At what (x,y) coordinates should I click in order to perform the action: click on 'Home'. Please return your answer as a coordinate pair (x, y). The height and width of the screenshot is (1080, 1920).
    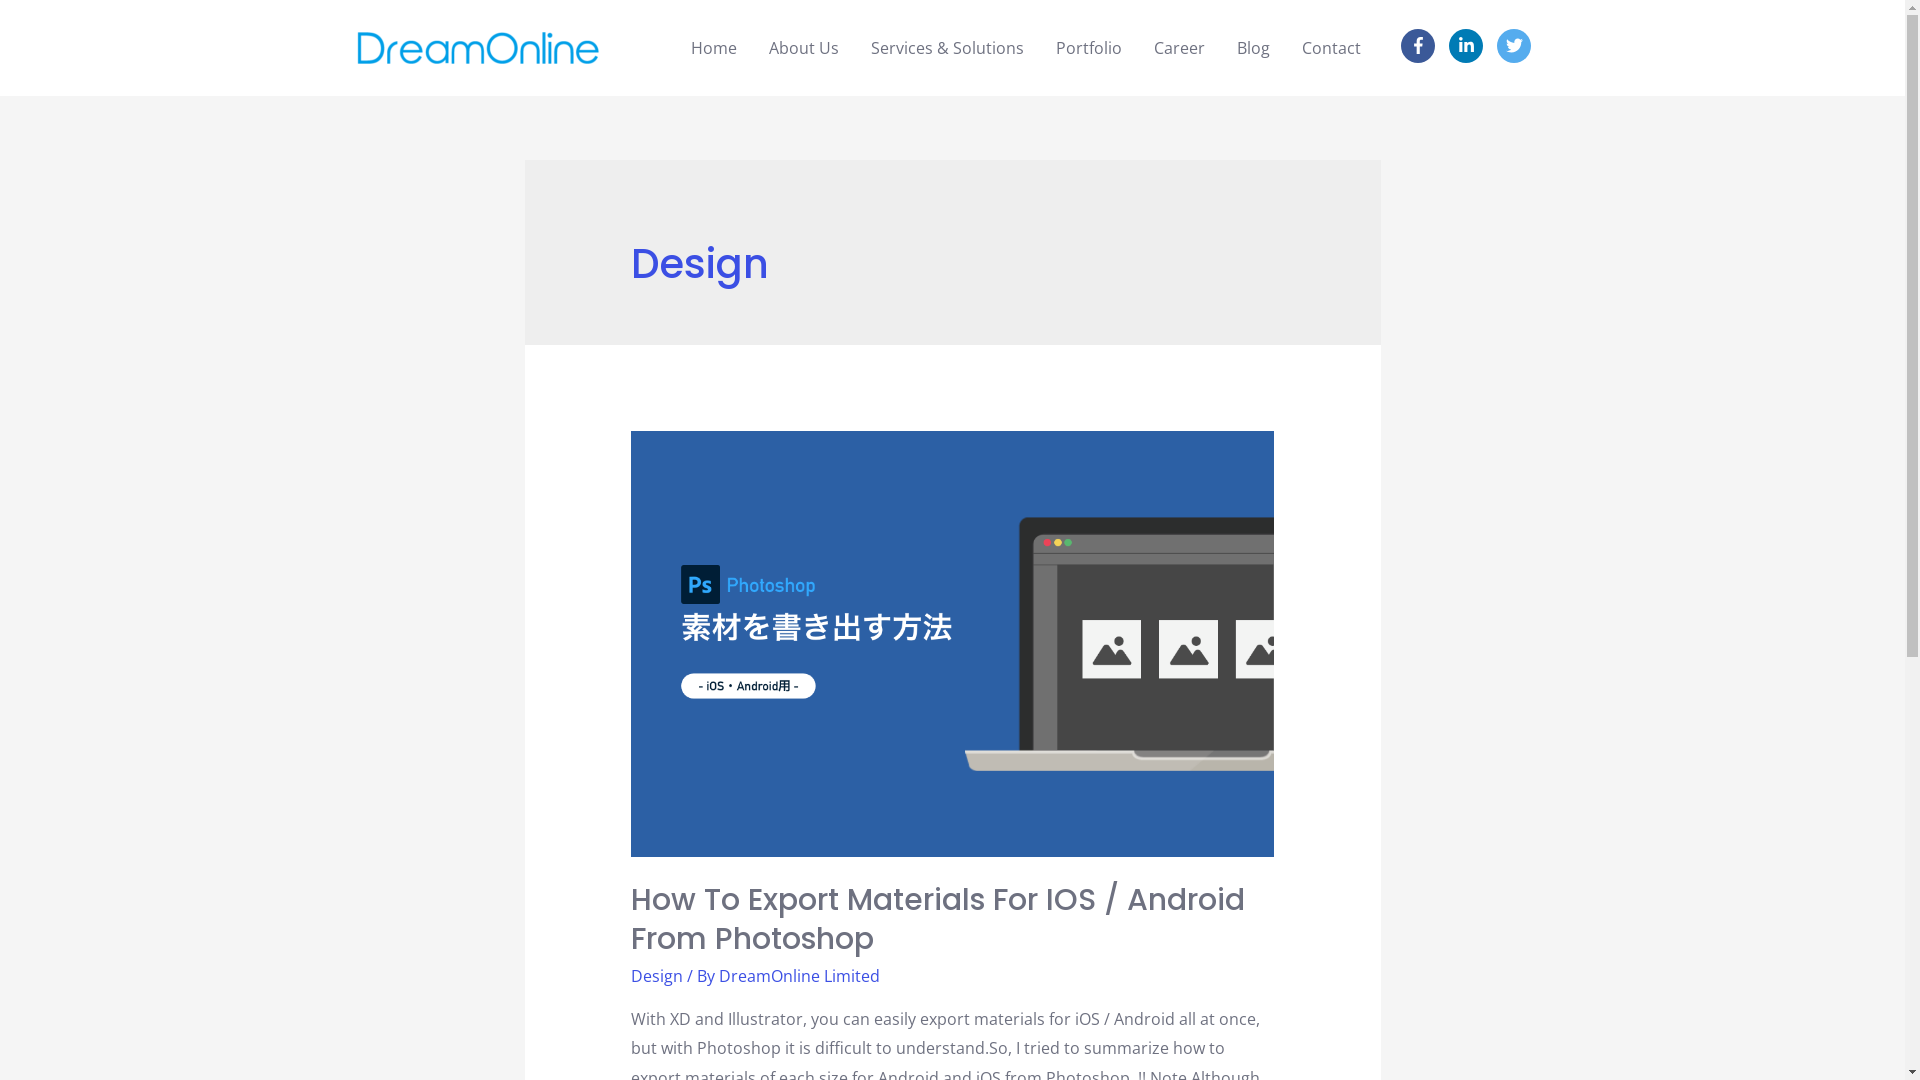
    Looking at the image, I should click on (714, 46).